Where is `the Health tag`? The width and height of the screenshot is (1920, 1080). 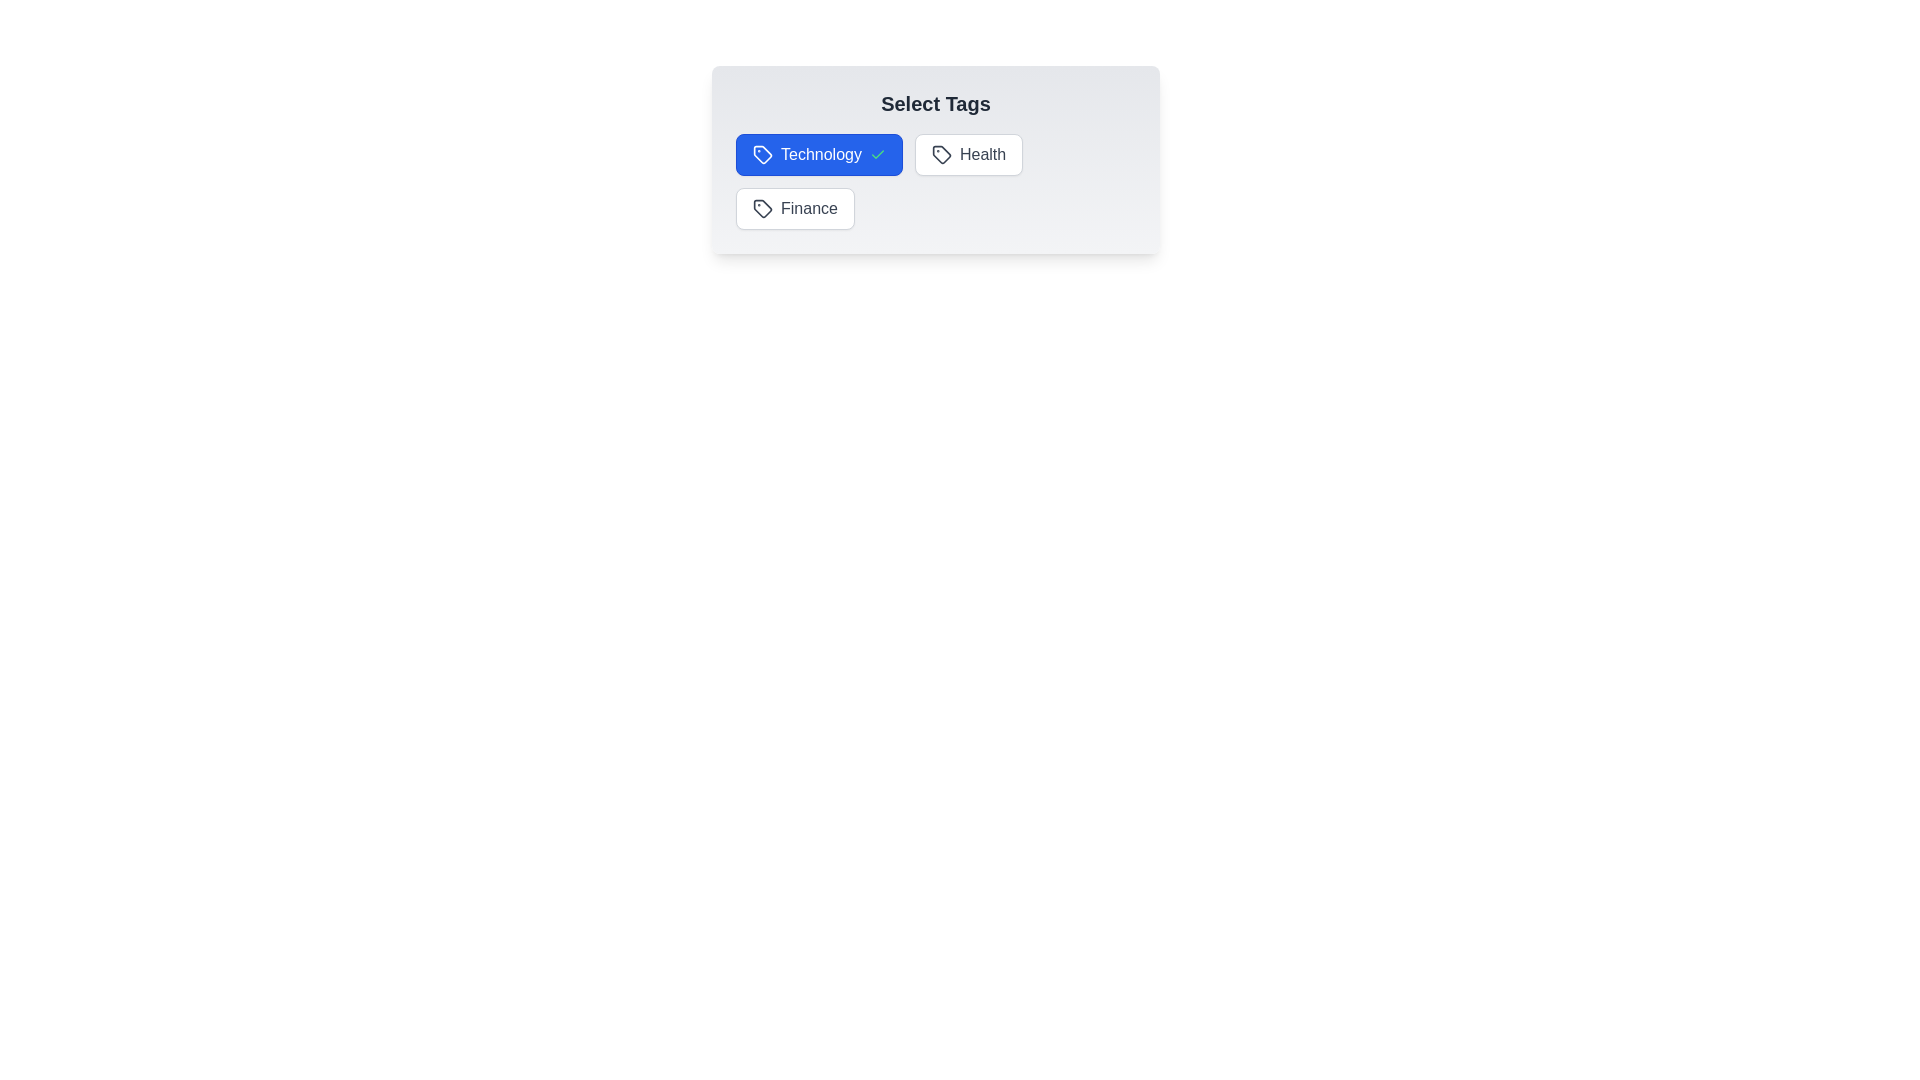
the Health tag is located at coordinates (969, 153).